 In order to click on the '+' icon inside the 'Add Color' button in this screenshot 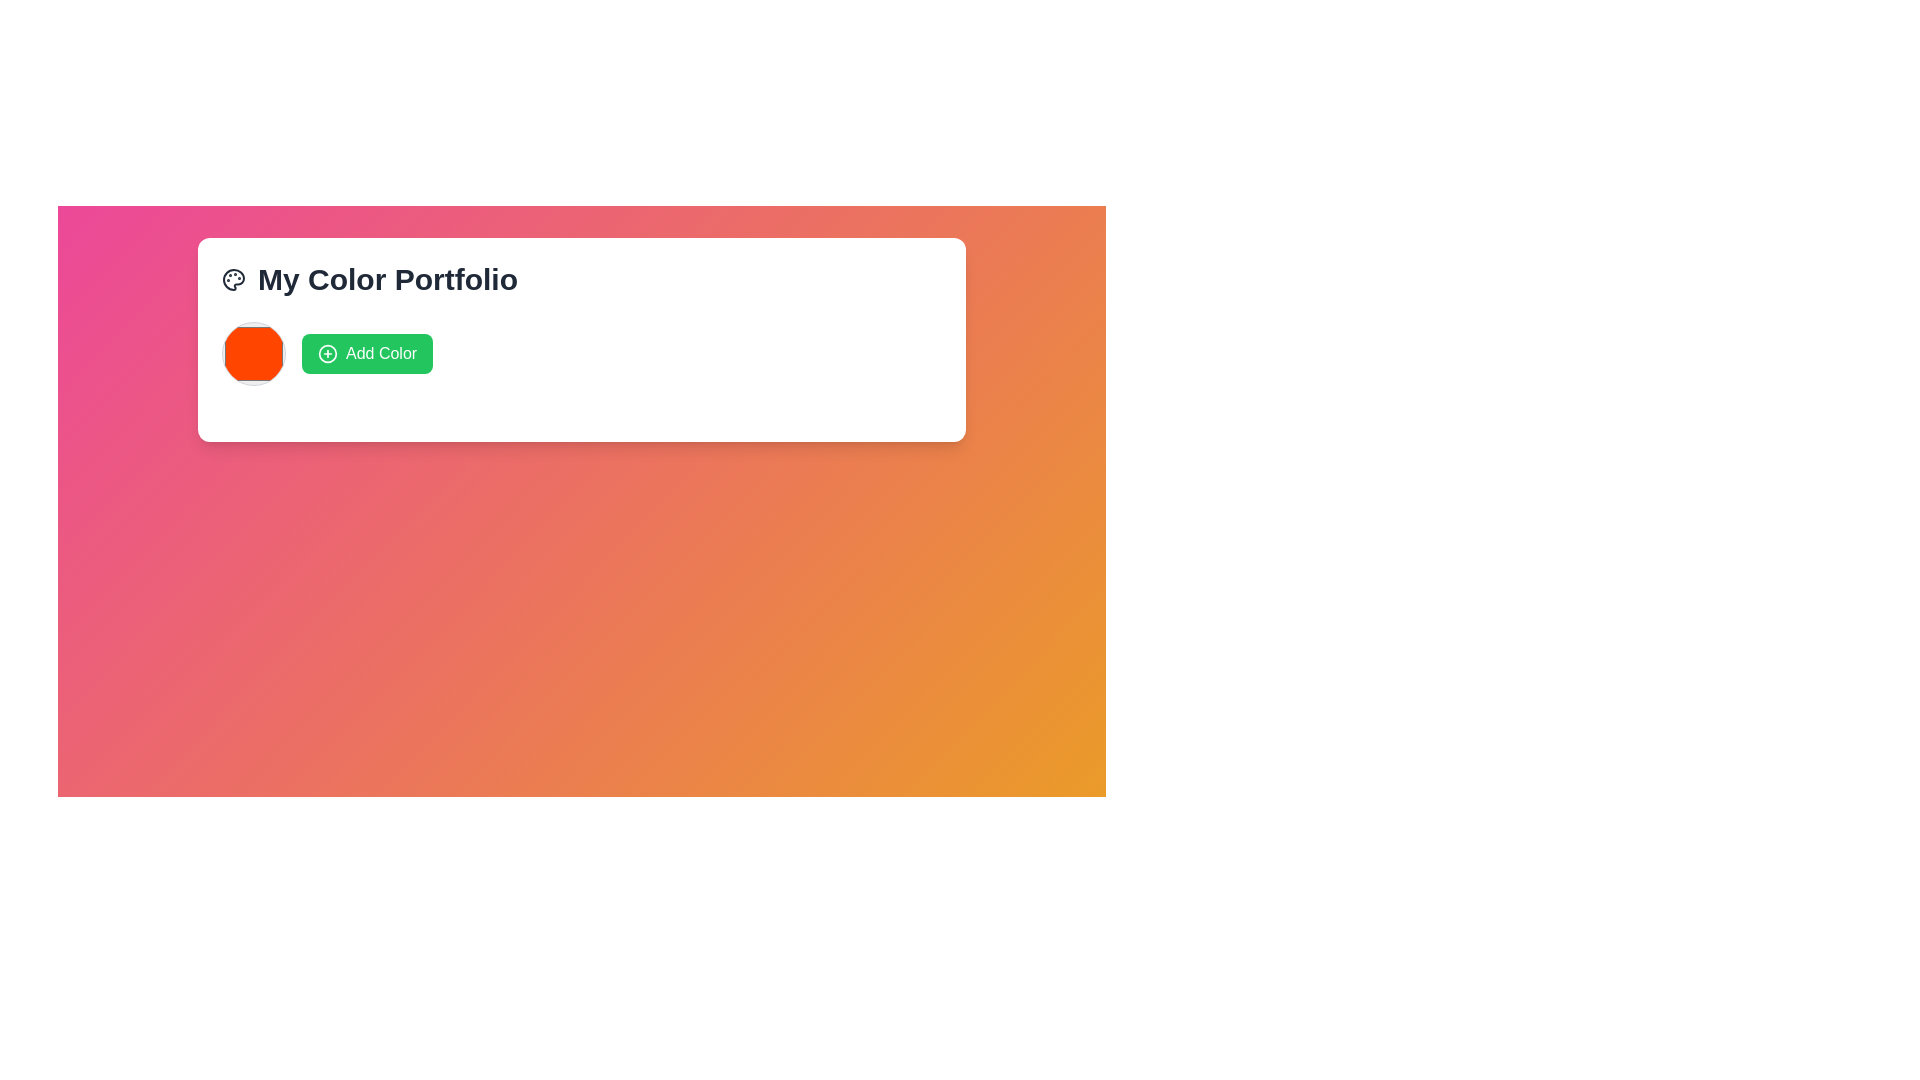, I will do `click(327, 353)`.